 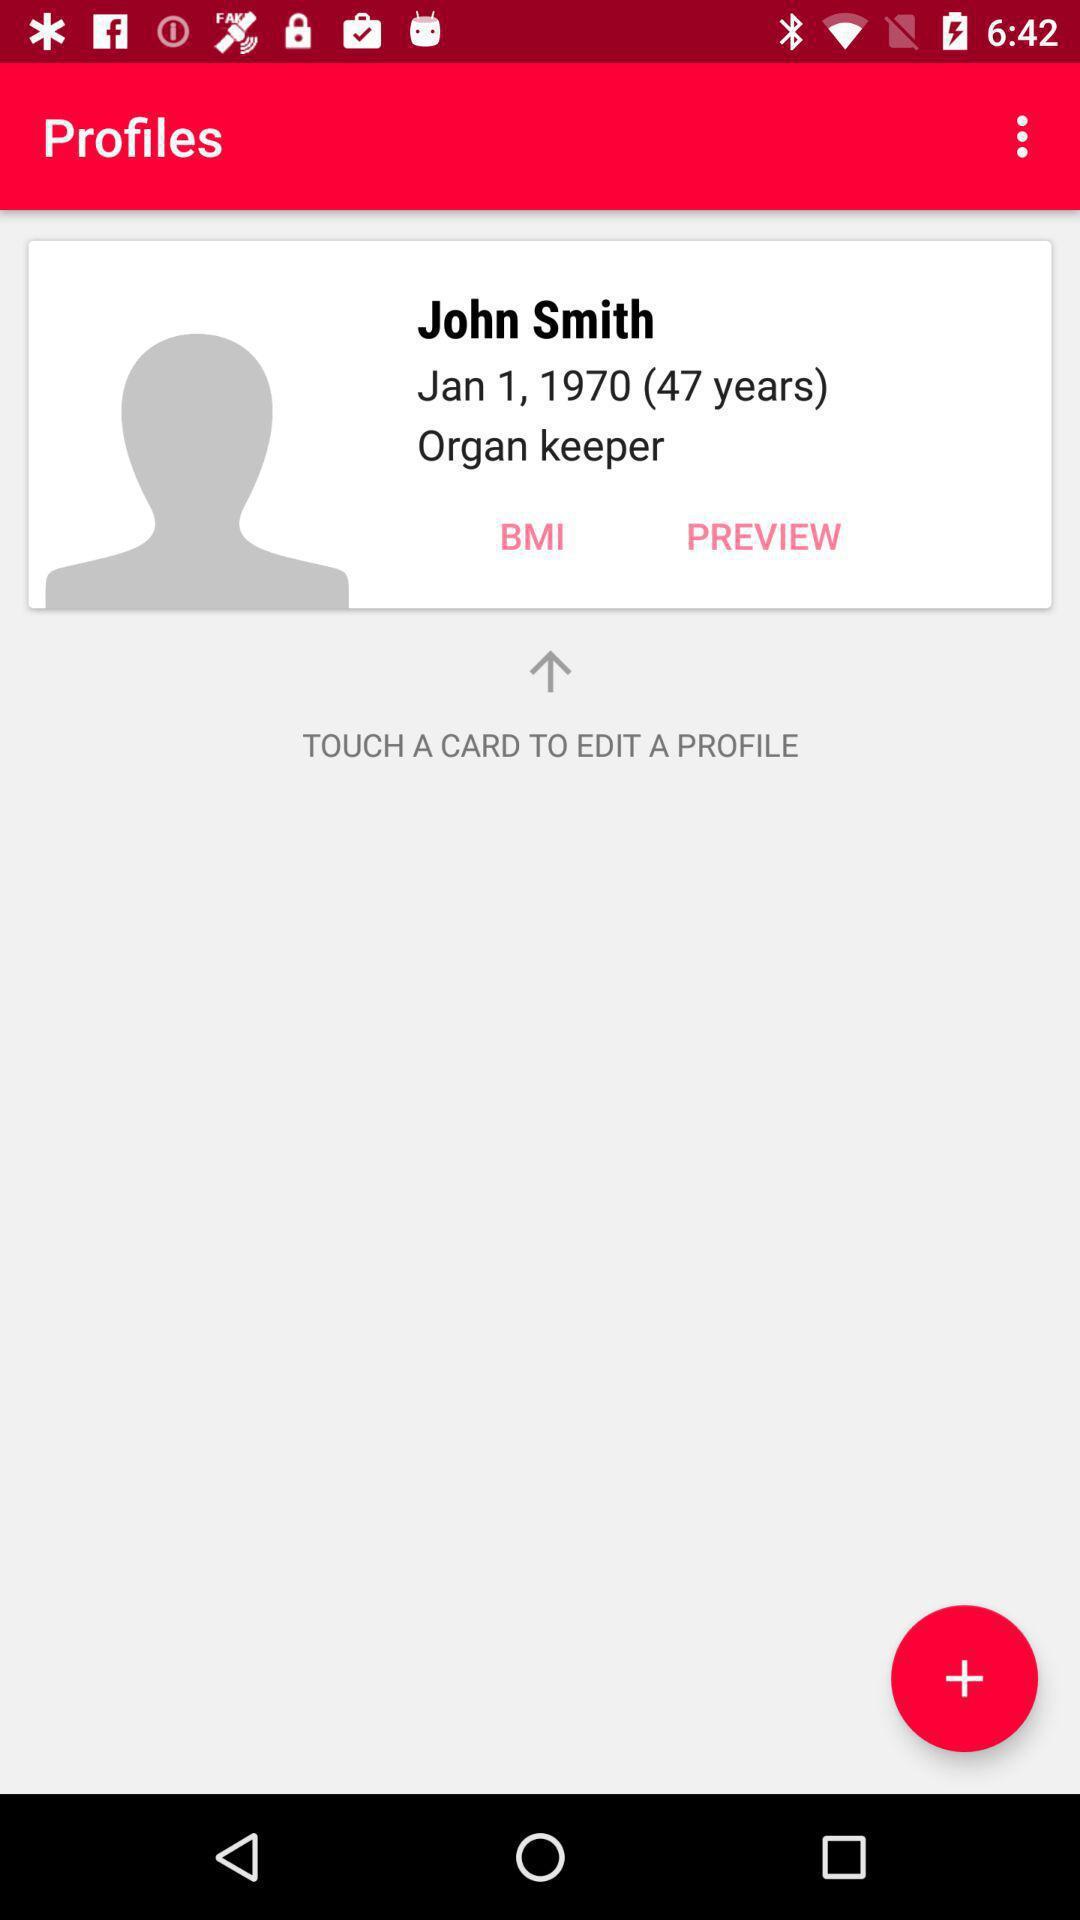 I want to click on the icon at the bottom right corner, so click(x=963, y=1678).